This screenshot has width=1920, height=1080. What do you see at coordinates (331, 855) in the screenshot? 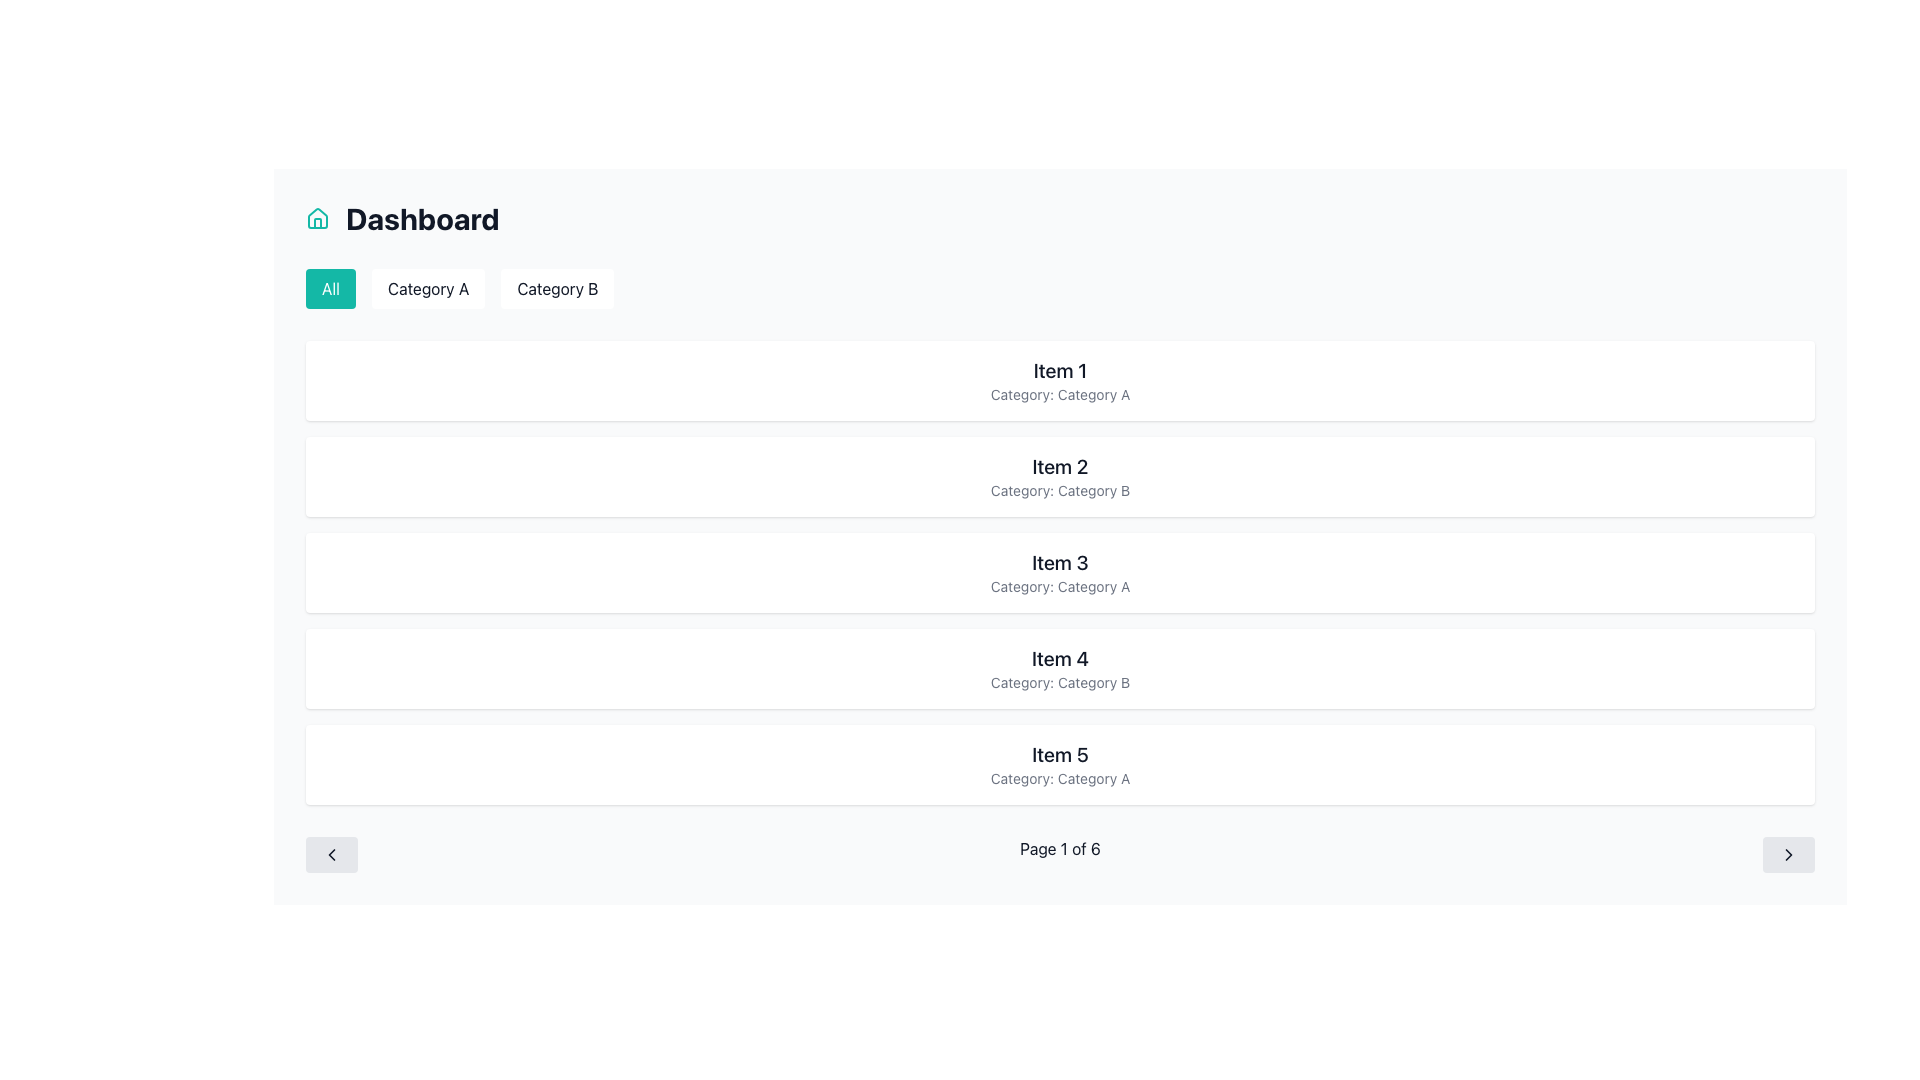
I see `the left arrow icon located in the bottom left corner of the page` at bounding box center [331, 855].